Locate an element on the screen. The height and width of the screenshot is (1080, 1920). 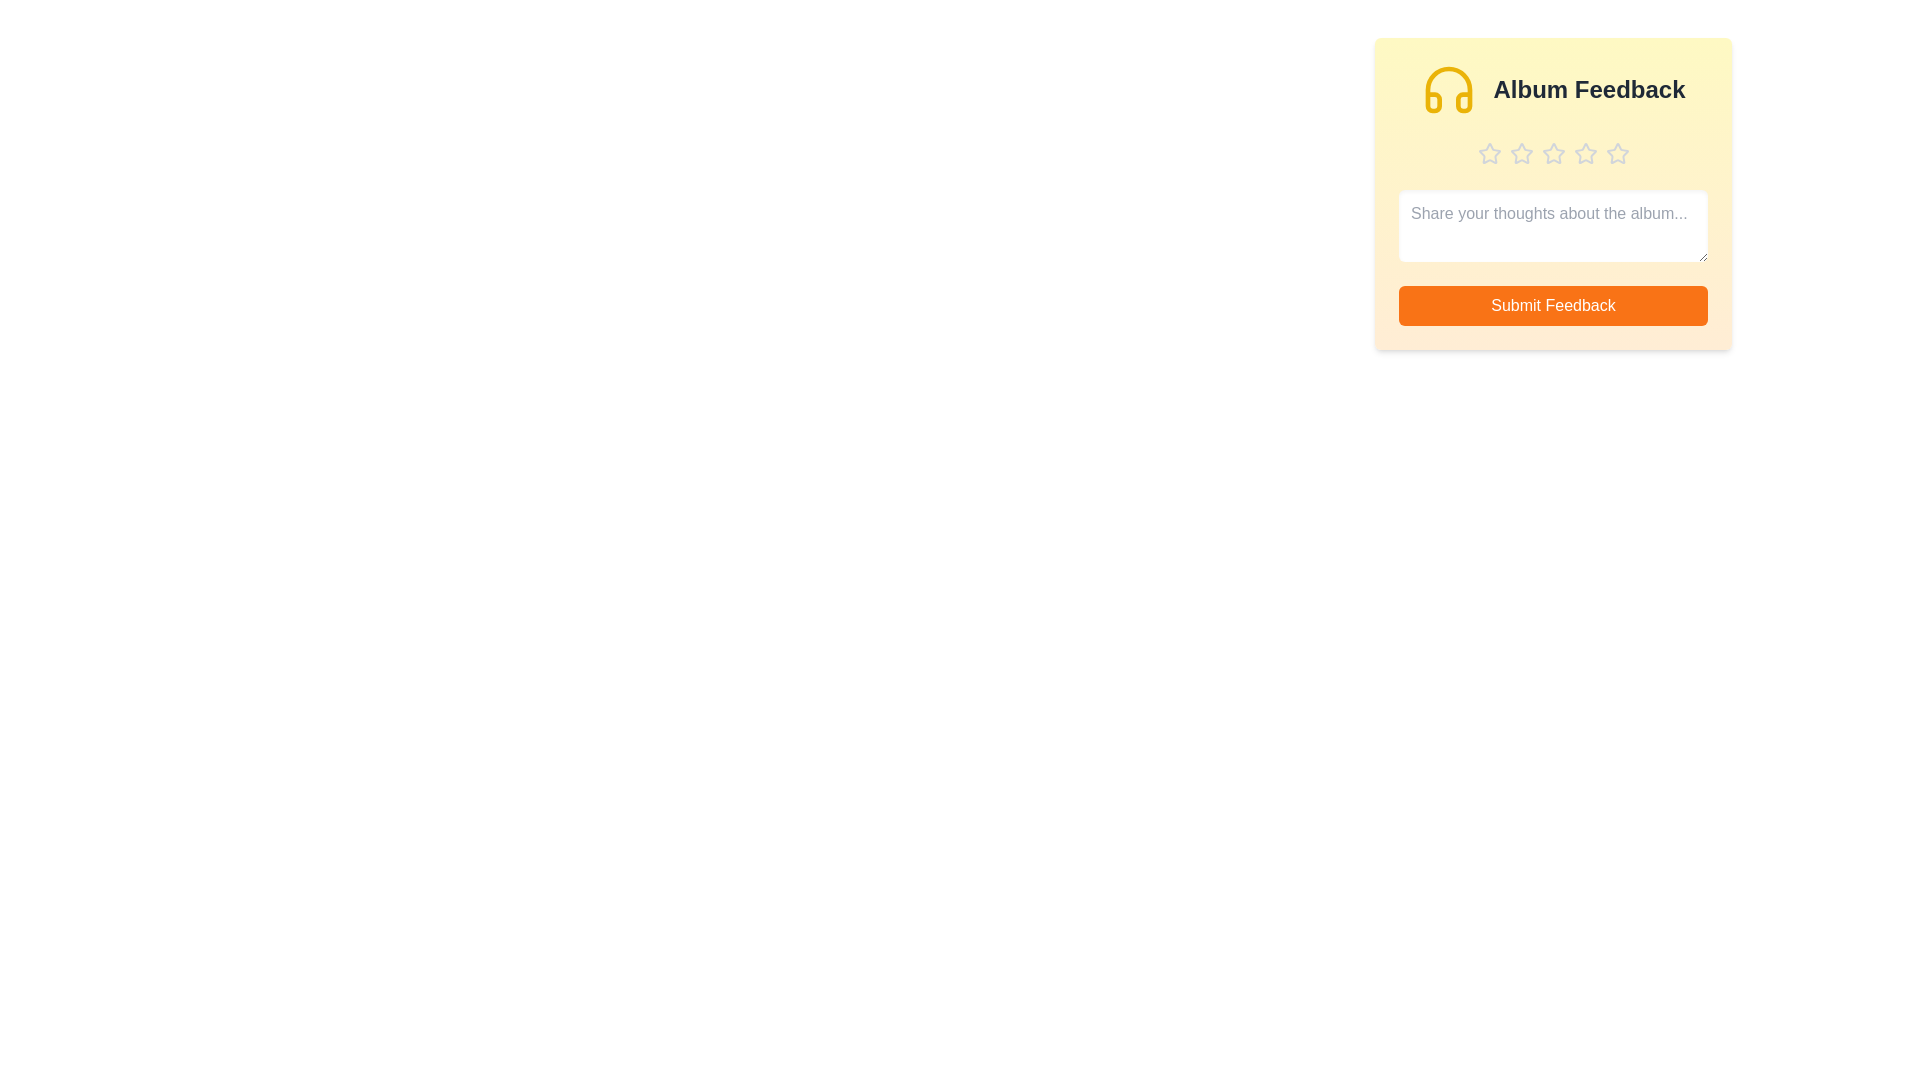
the star corresponding to 4 stars to preview the rating is located at coordinates (1584, 153).